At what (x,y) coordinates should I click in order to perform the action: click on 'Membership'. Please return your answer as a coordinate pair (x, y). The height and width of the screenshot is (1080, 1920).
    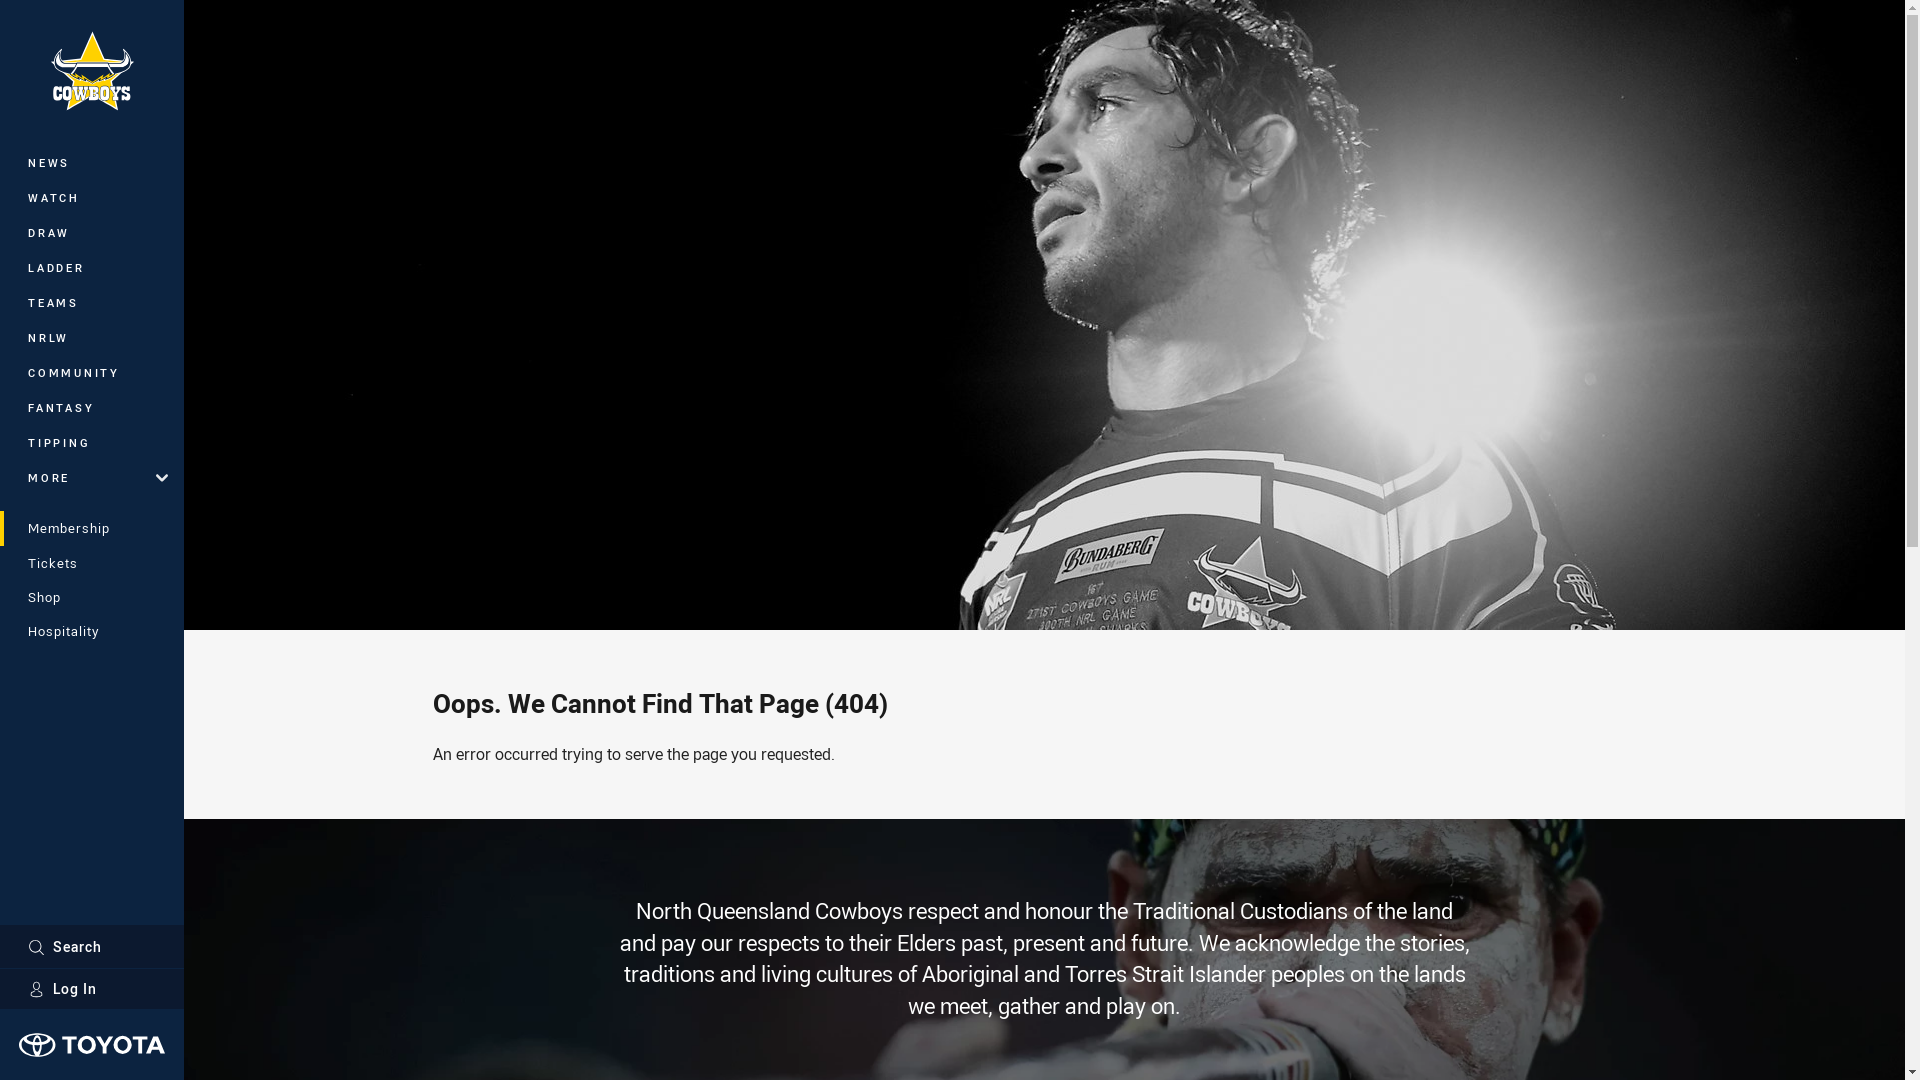
    Looking at the image, I should click on (0, 527).